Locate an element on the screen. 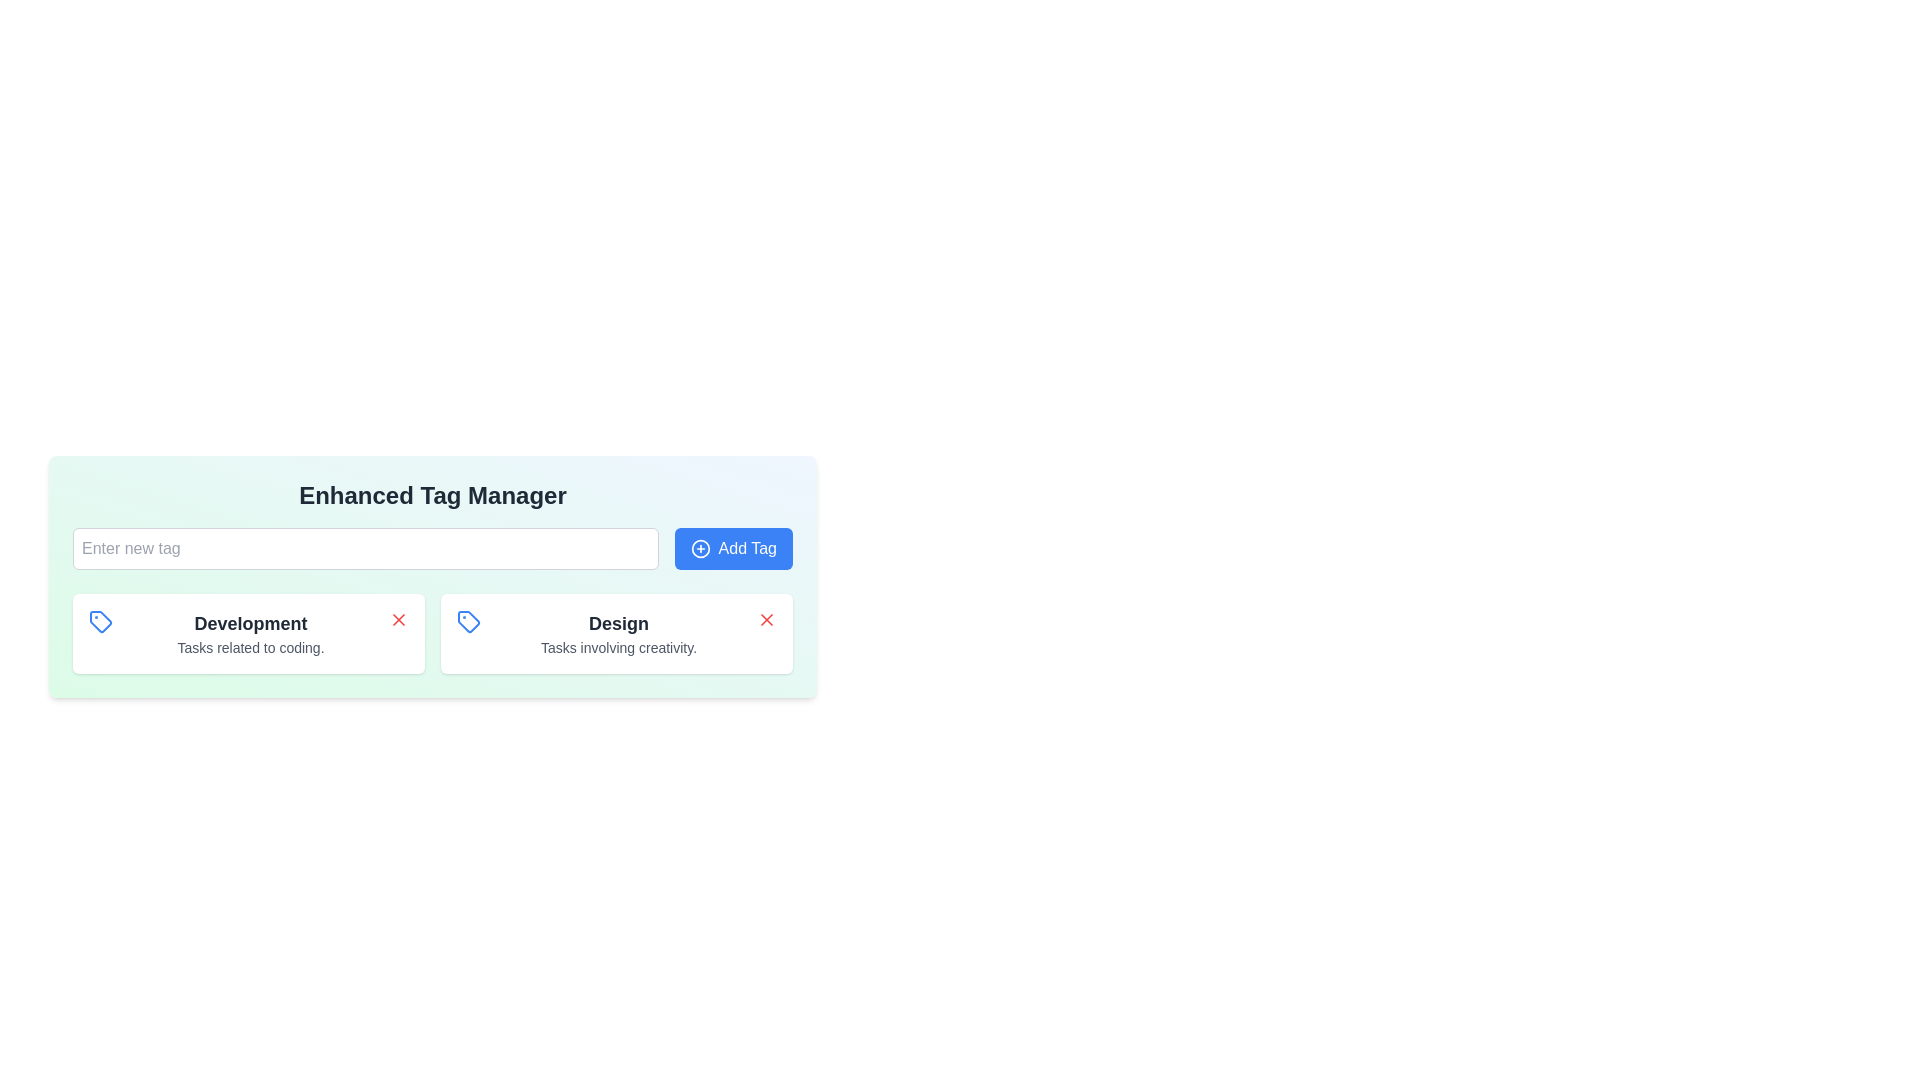 This screenshot has height=1080, width=1920. information from the labeled category card titled 'Design', which includes the text 'Design' in bold and 'Tasks involving creativity.' is located at coordinates (618, 633).